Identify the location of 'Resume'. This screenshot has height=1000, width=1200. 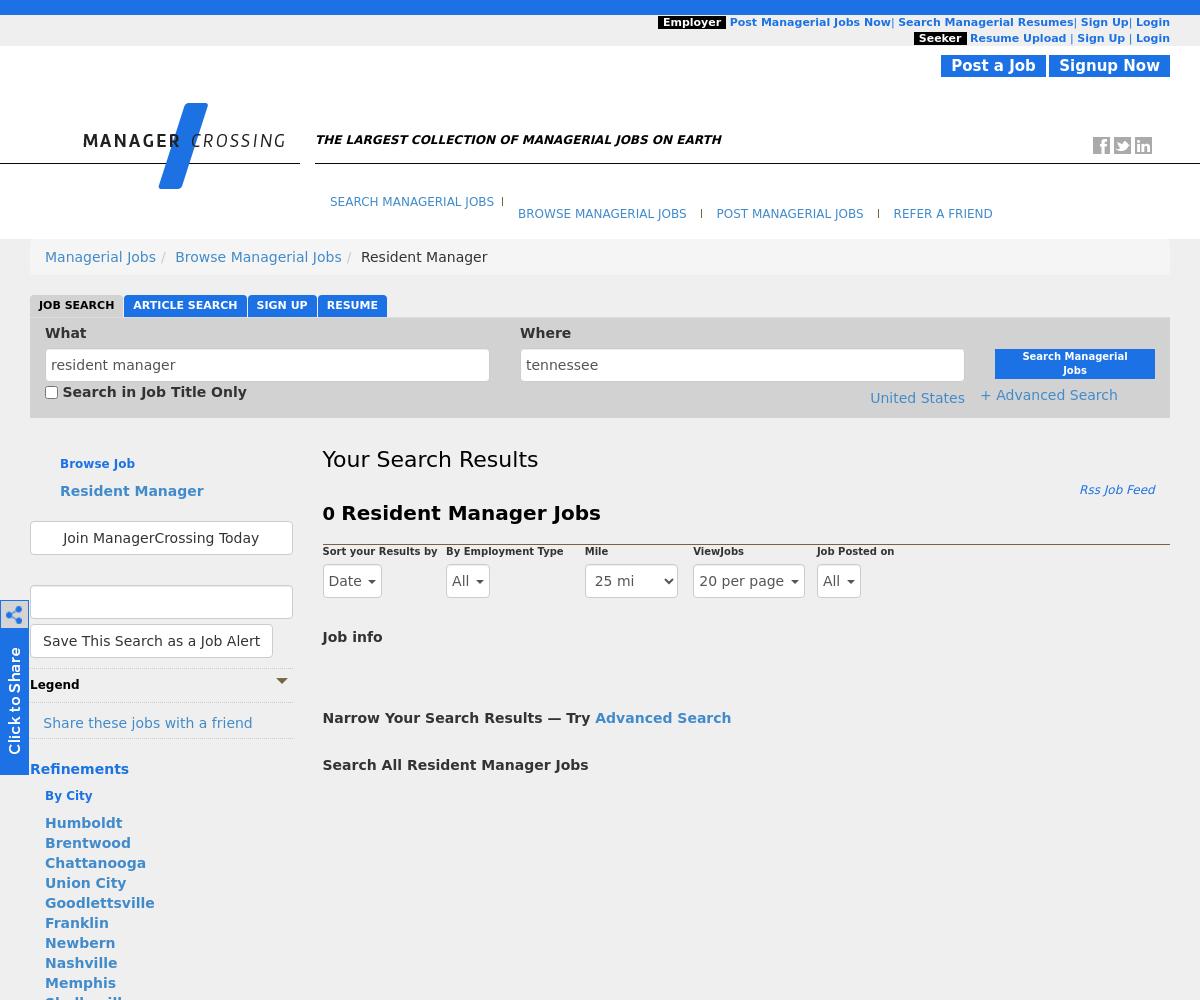
(326, 304).